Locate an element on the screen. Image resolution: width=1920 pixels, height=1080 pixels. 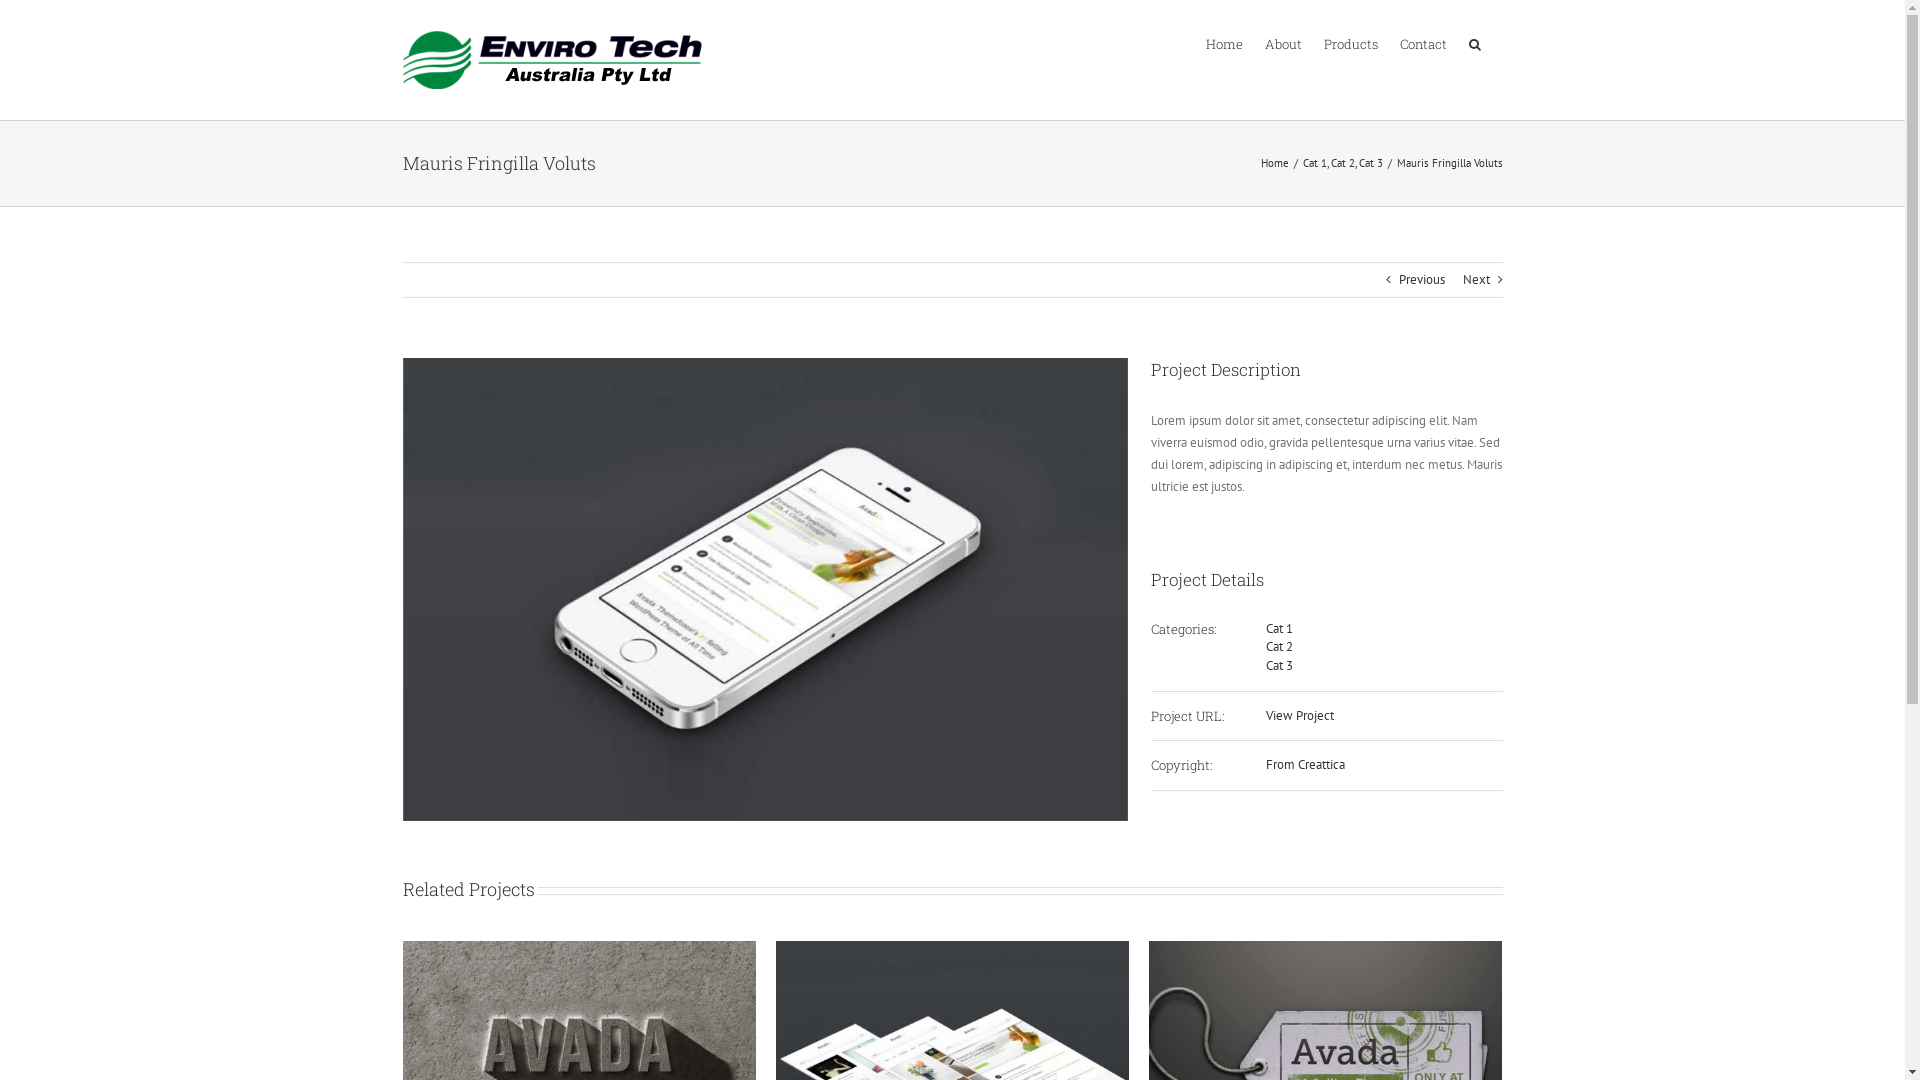
'Products' is located at coordinates (1350, 42).